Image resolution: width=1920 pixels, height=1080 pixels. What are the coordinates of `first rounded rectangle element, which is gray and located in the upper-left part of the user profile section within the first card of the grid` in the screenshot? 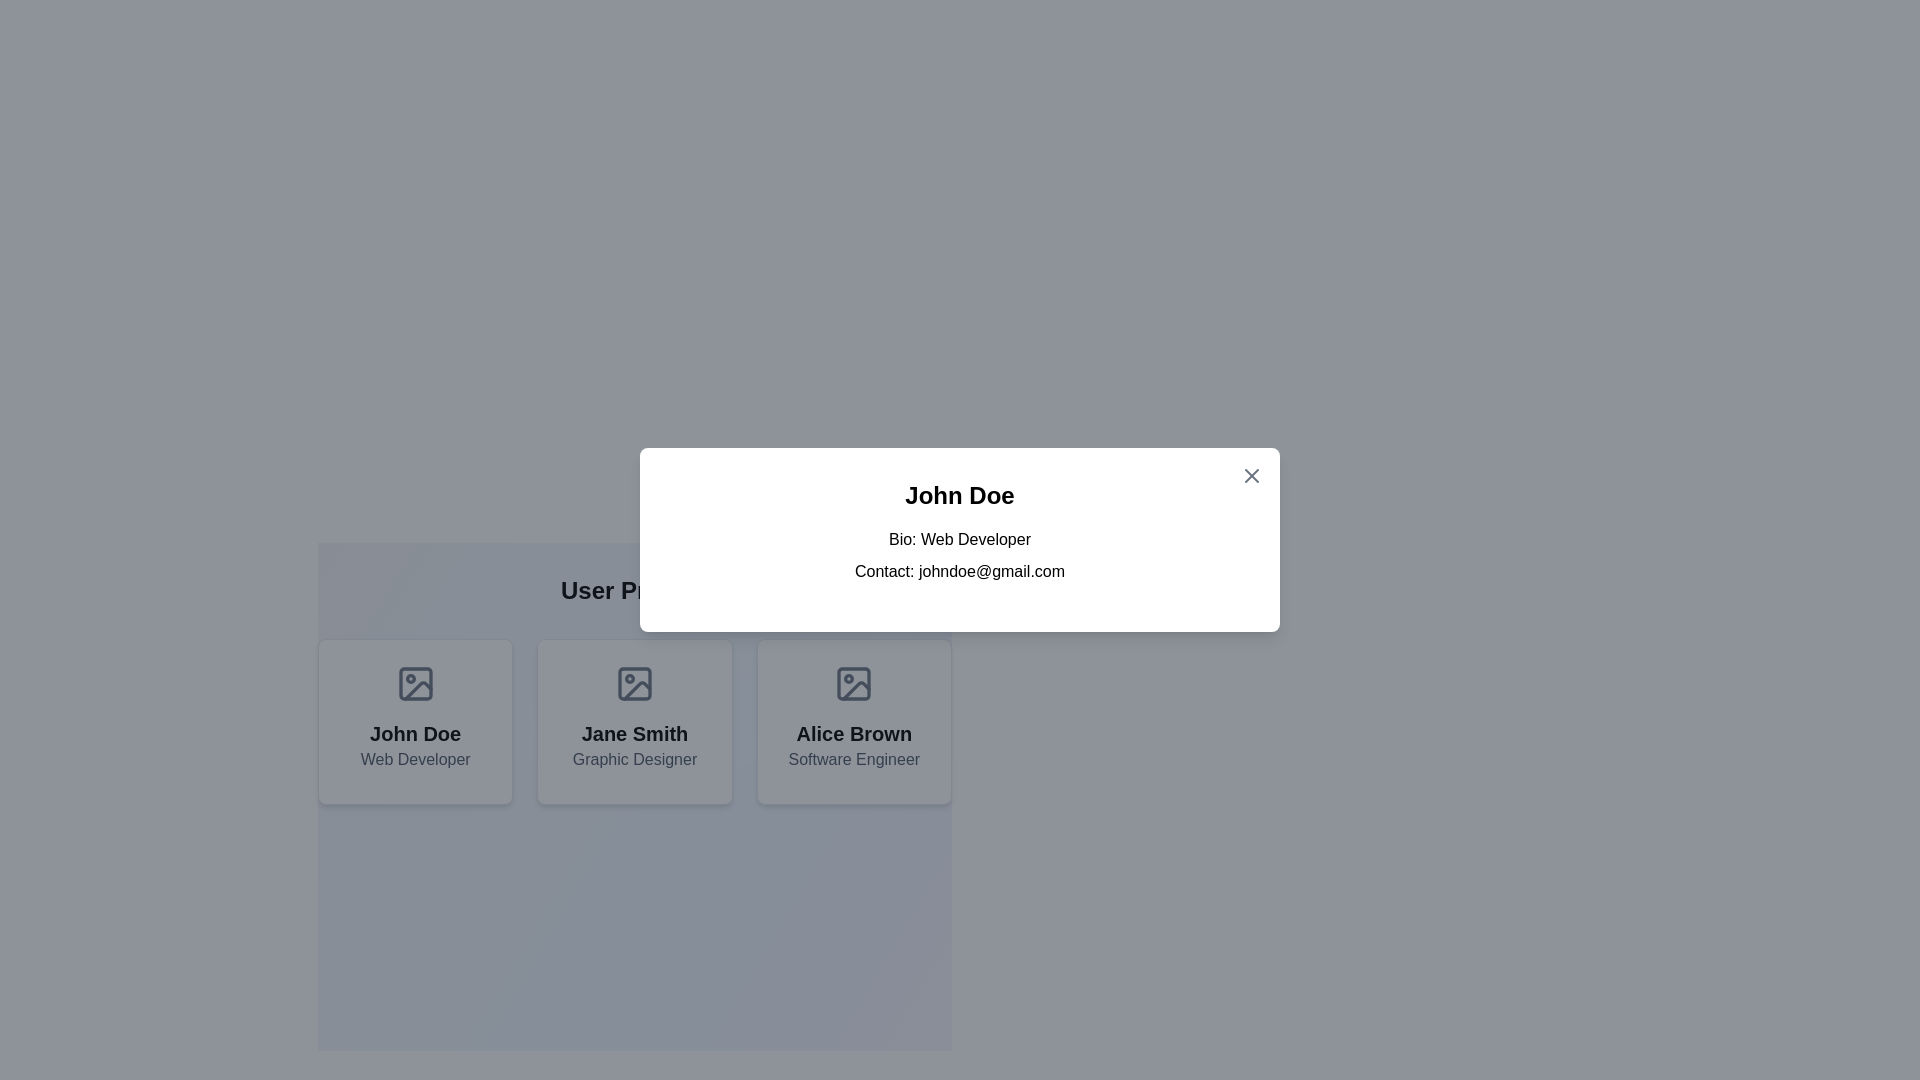 It's located at (414, 682).